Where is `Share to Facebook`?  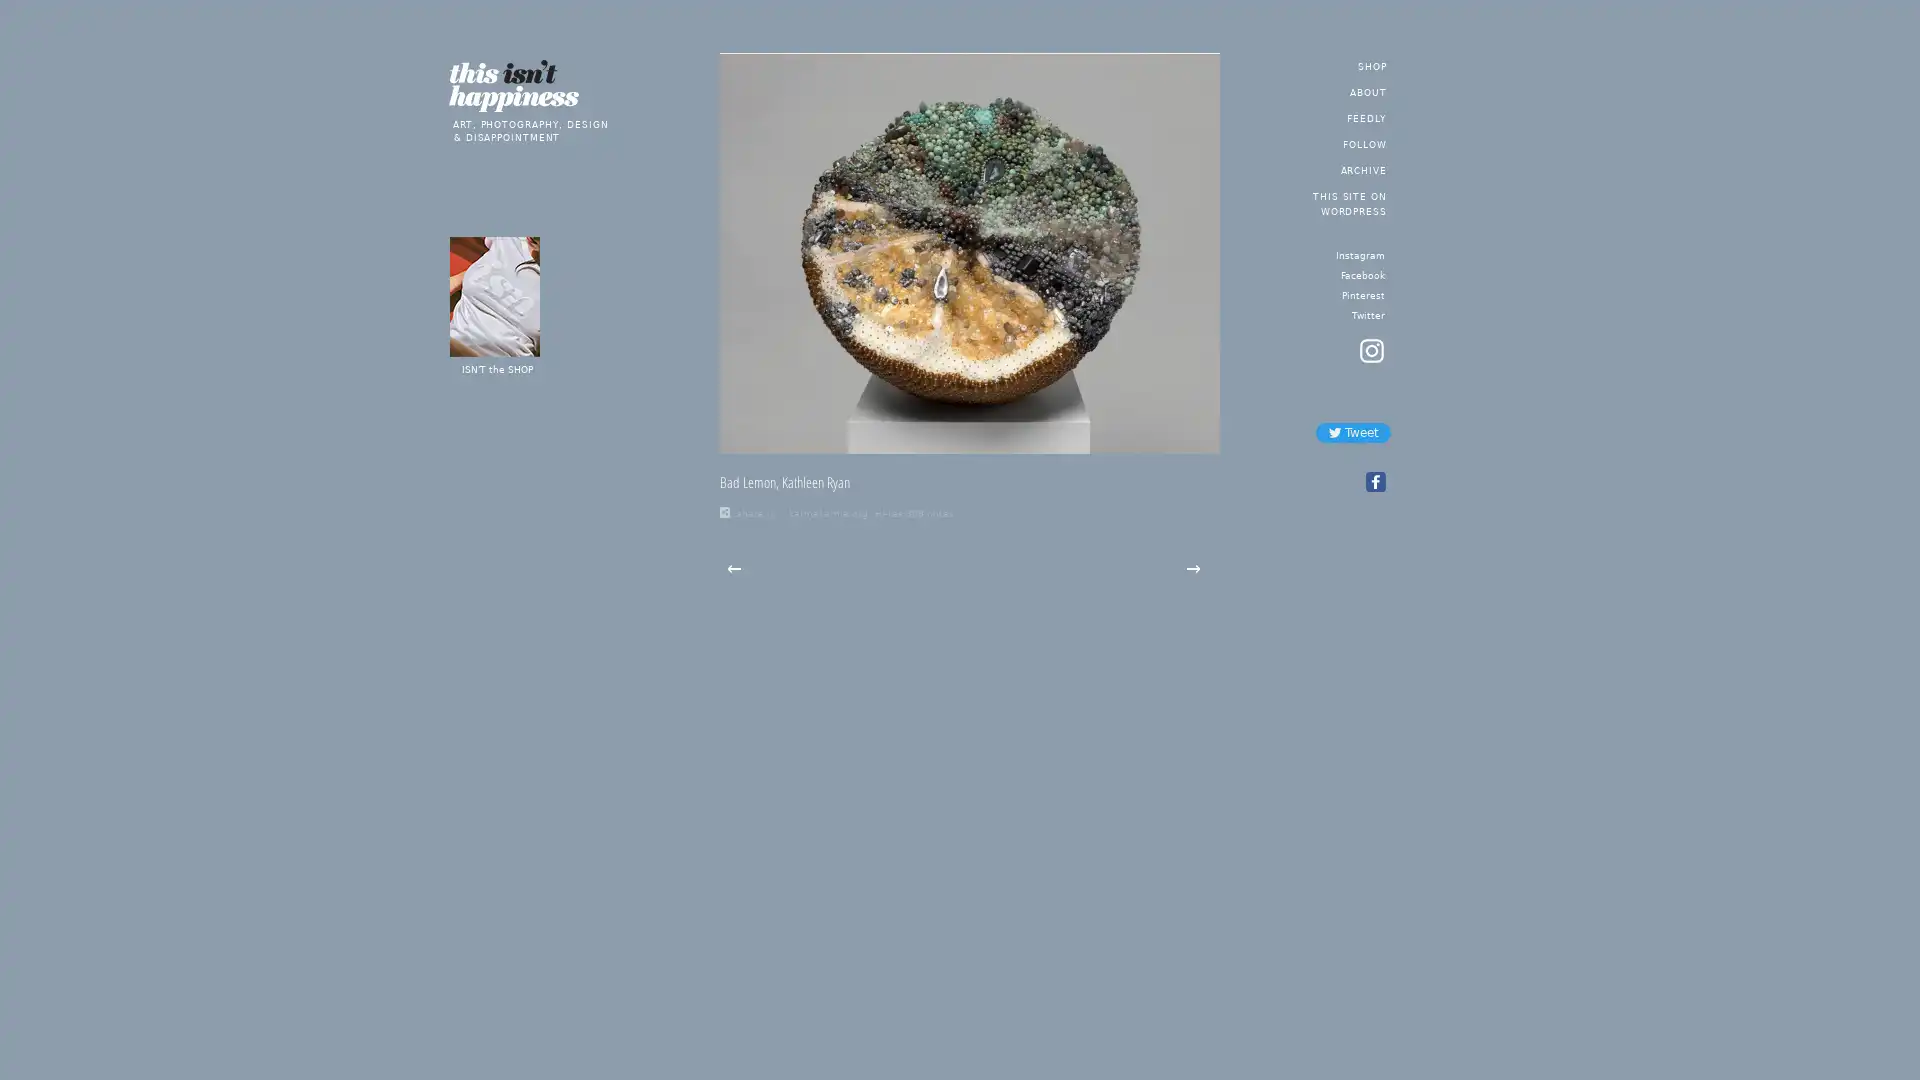 Share to Facebook is located at coordinates (1373, 482).